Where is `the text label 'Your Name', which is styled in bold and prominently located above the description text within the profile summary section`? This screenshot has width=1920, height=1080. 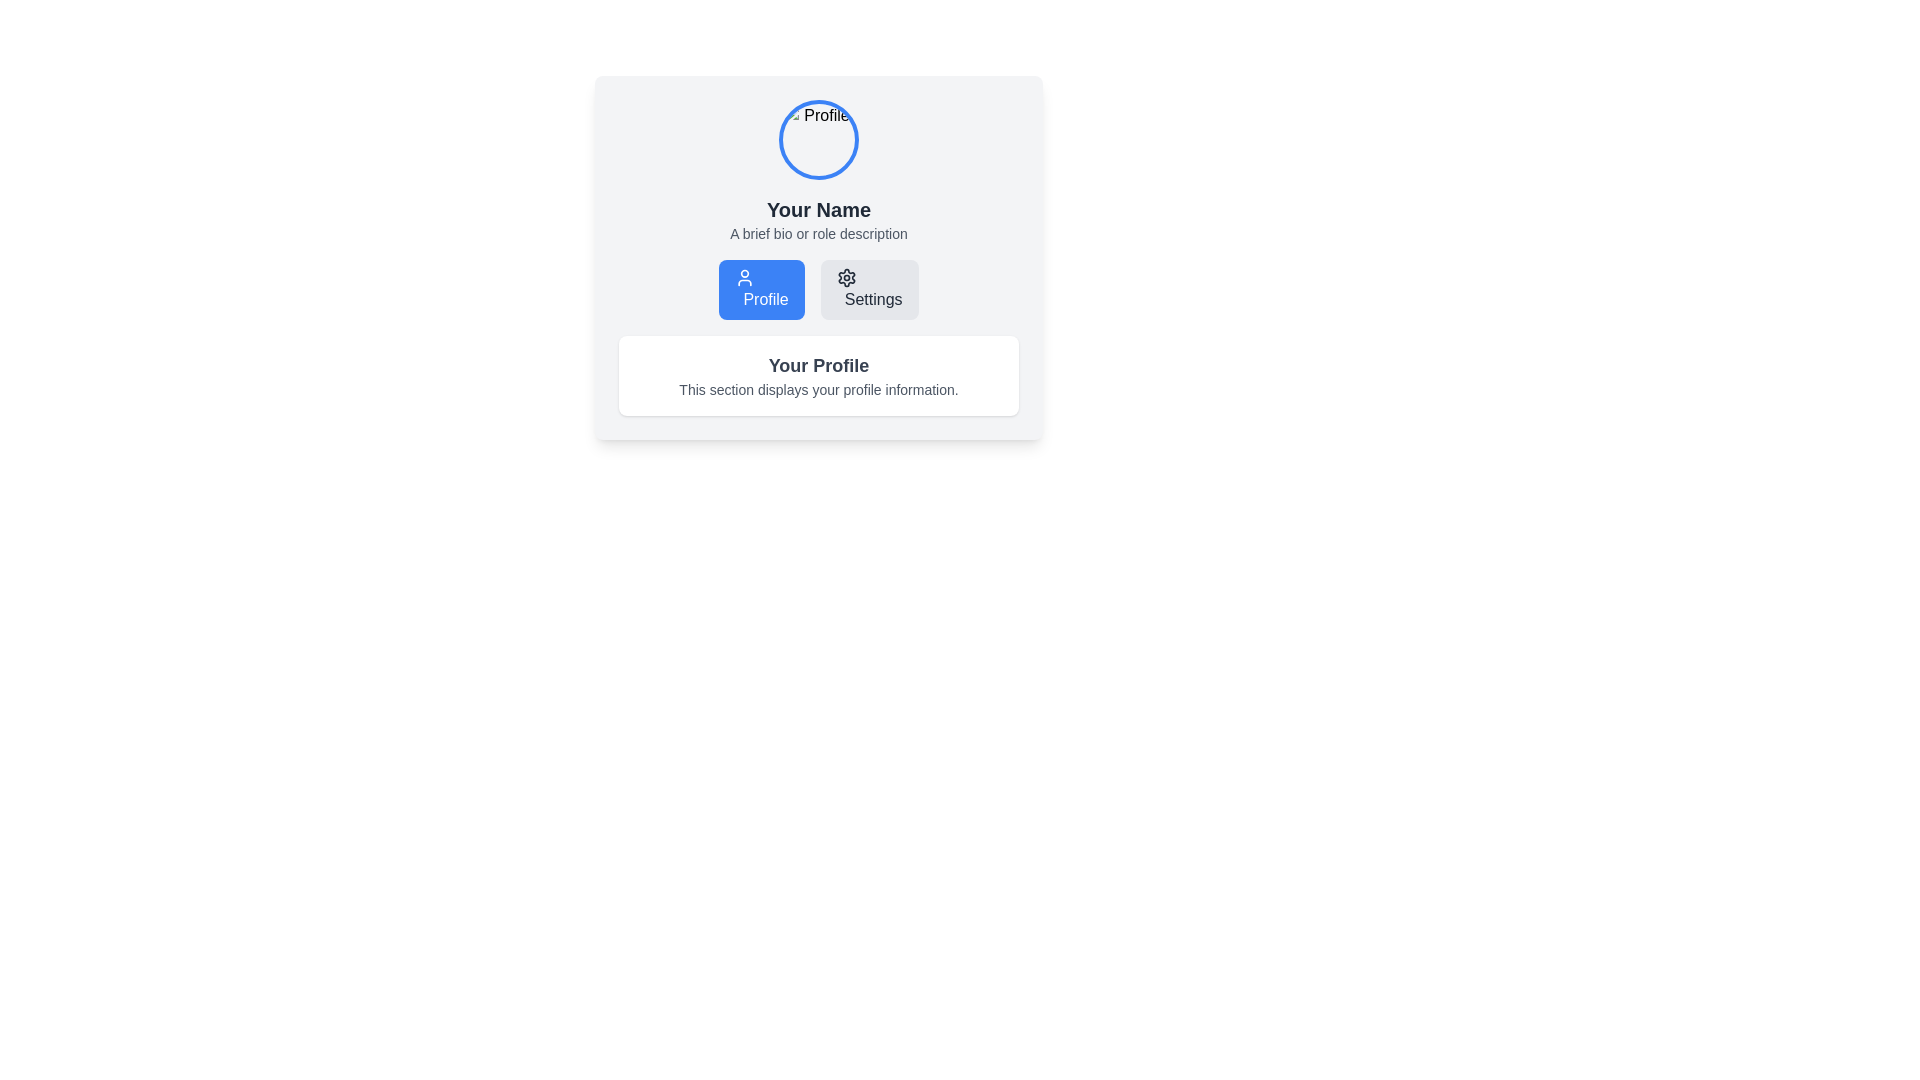
the text label 'Your Name', which is styled in bold and prominently located above the description text within the profile summary section is located at coordinates (819, 209).